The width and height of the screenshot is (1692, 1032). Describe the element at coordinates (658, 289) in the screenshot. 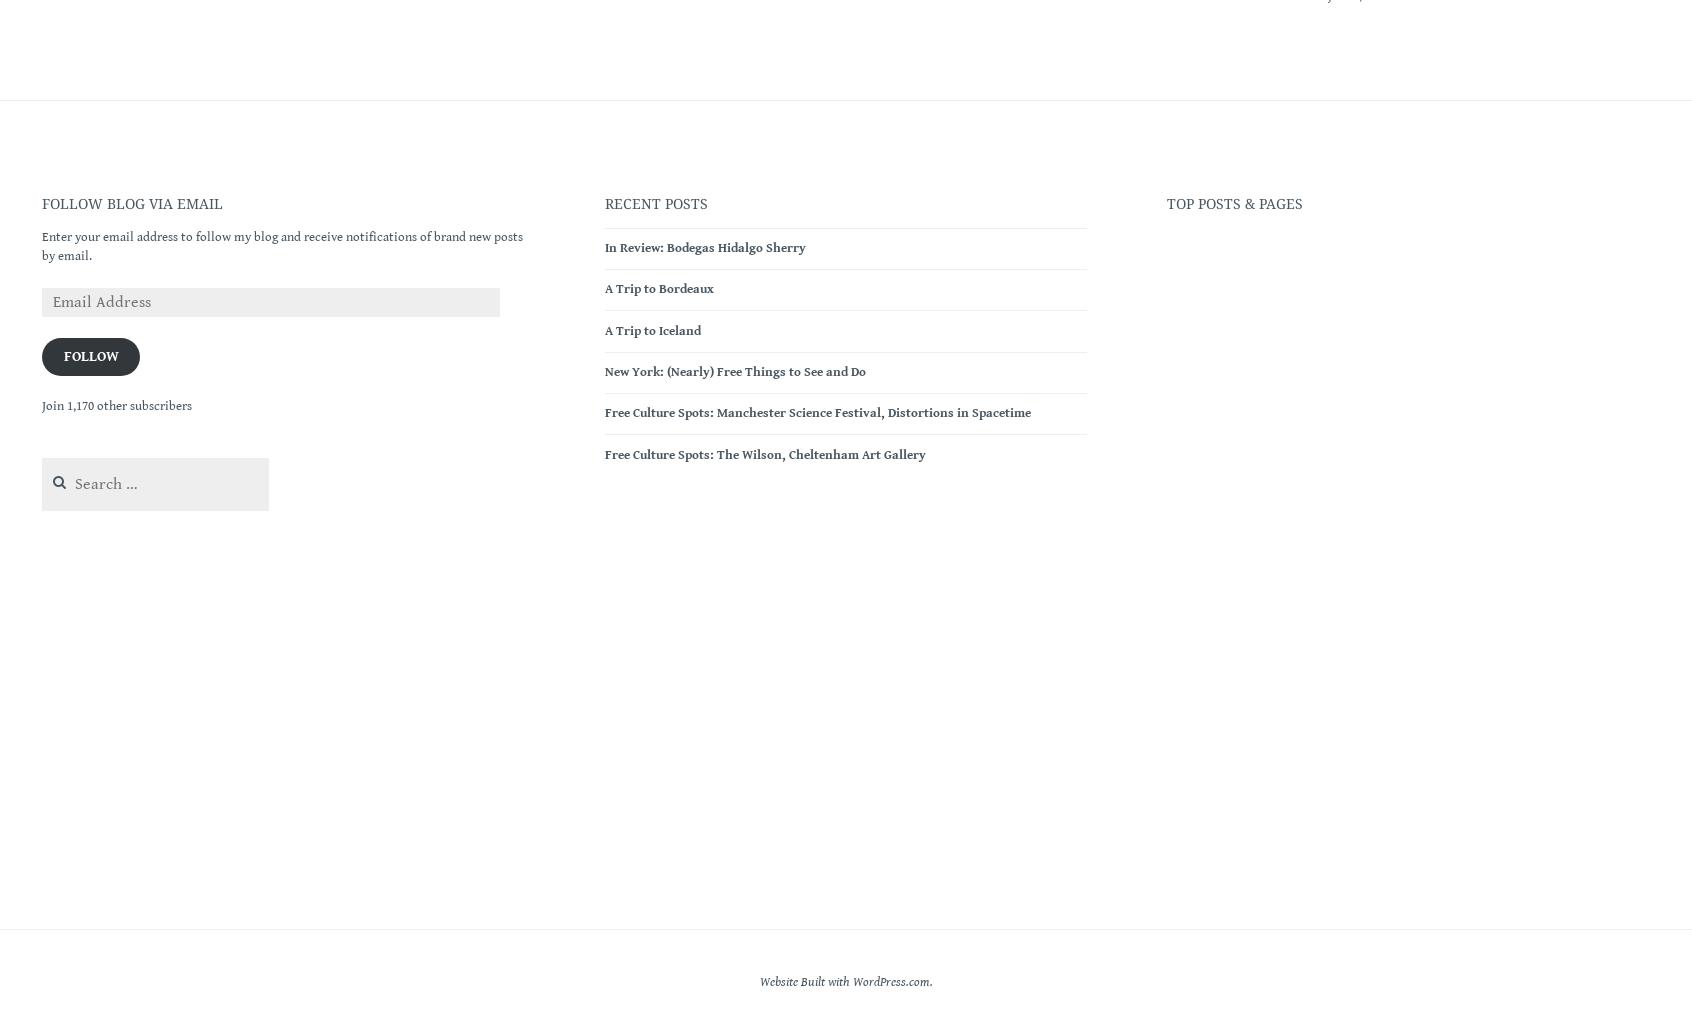

I see `'A Trip to Bordeaux'` at that location.